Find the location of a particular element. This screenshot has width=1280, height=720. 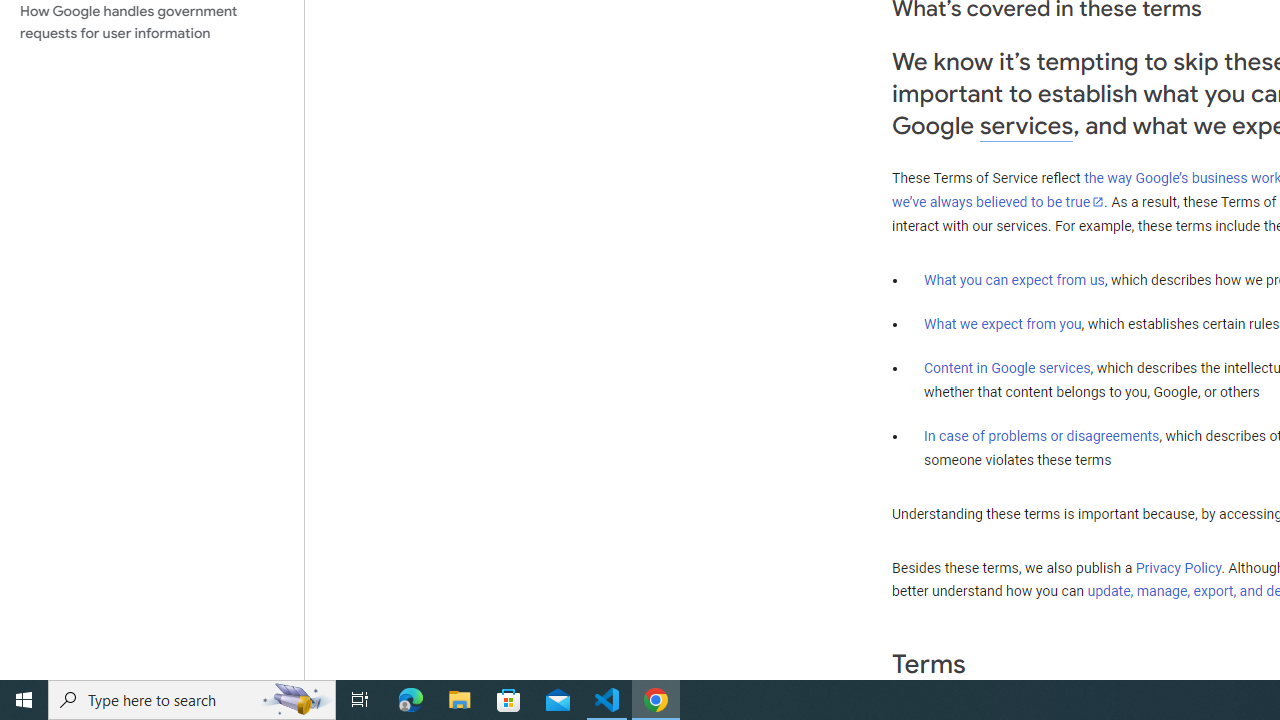

'What we expect from you' is located at coordinates (1002, 323).